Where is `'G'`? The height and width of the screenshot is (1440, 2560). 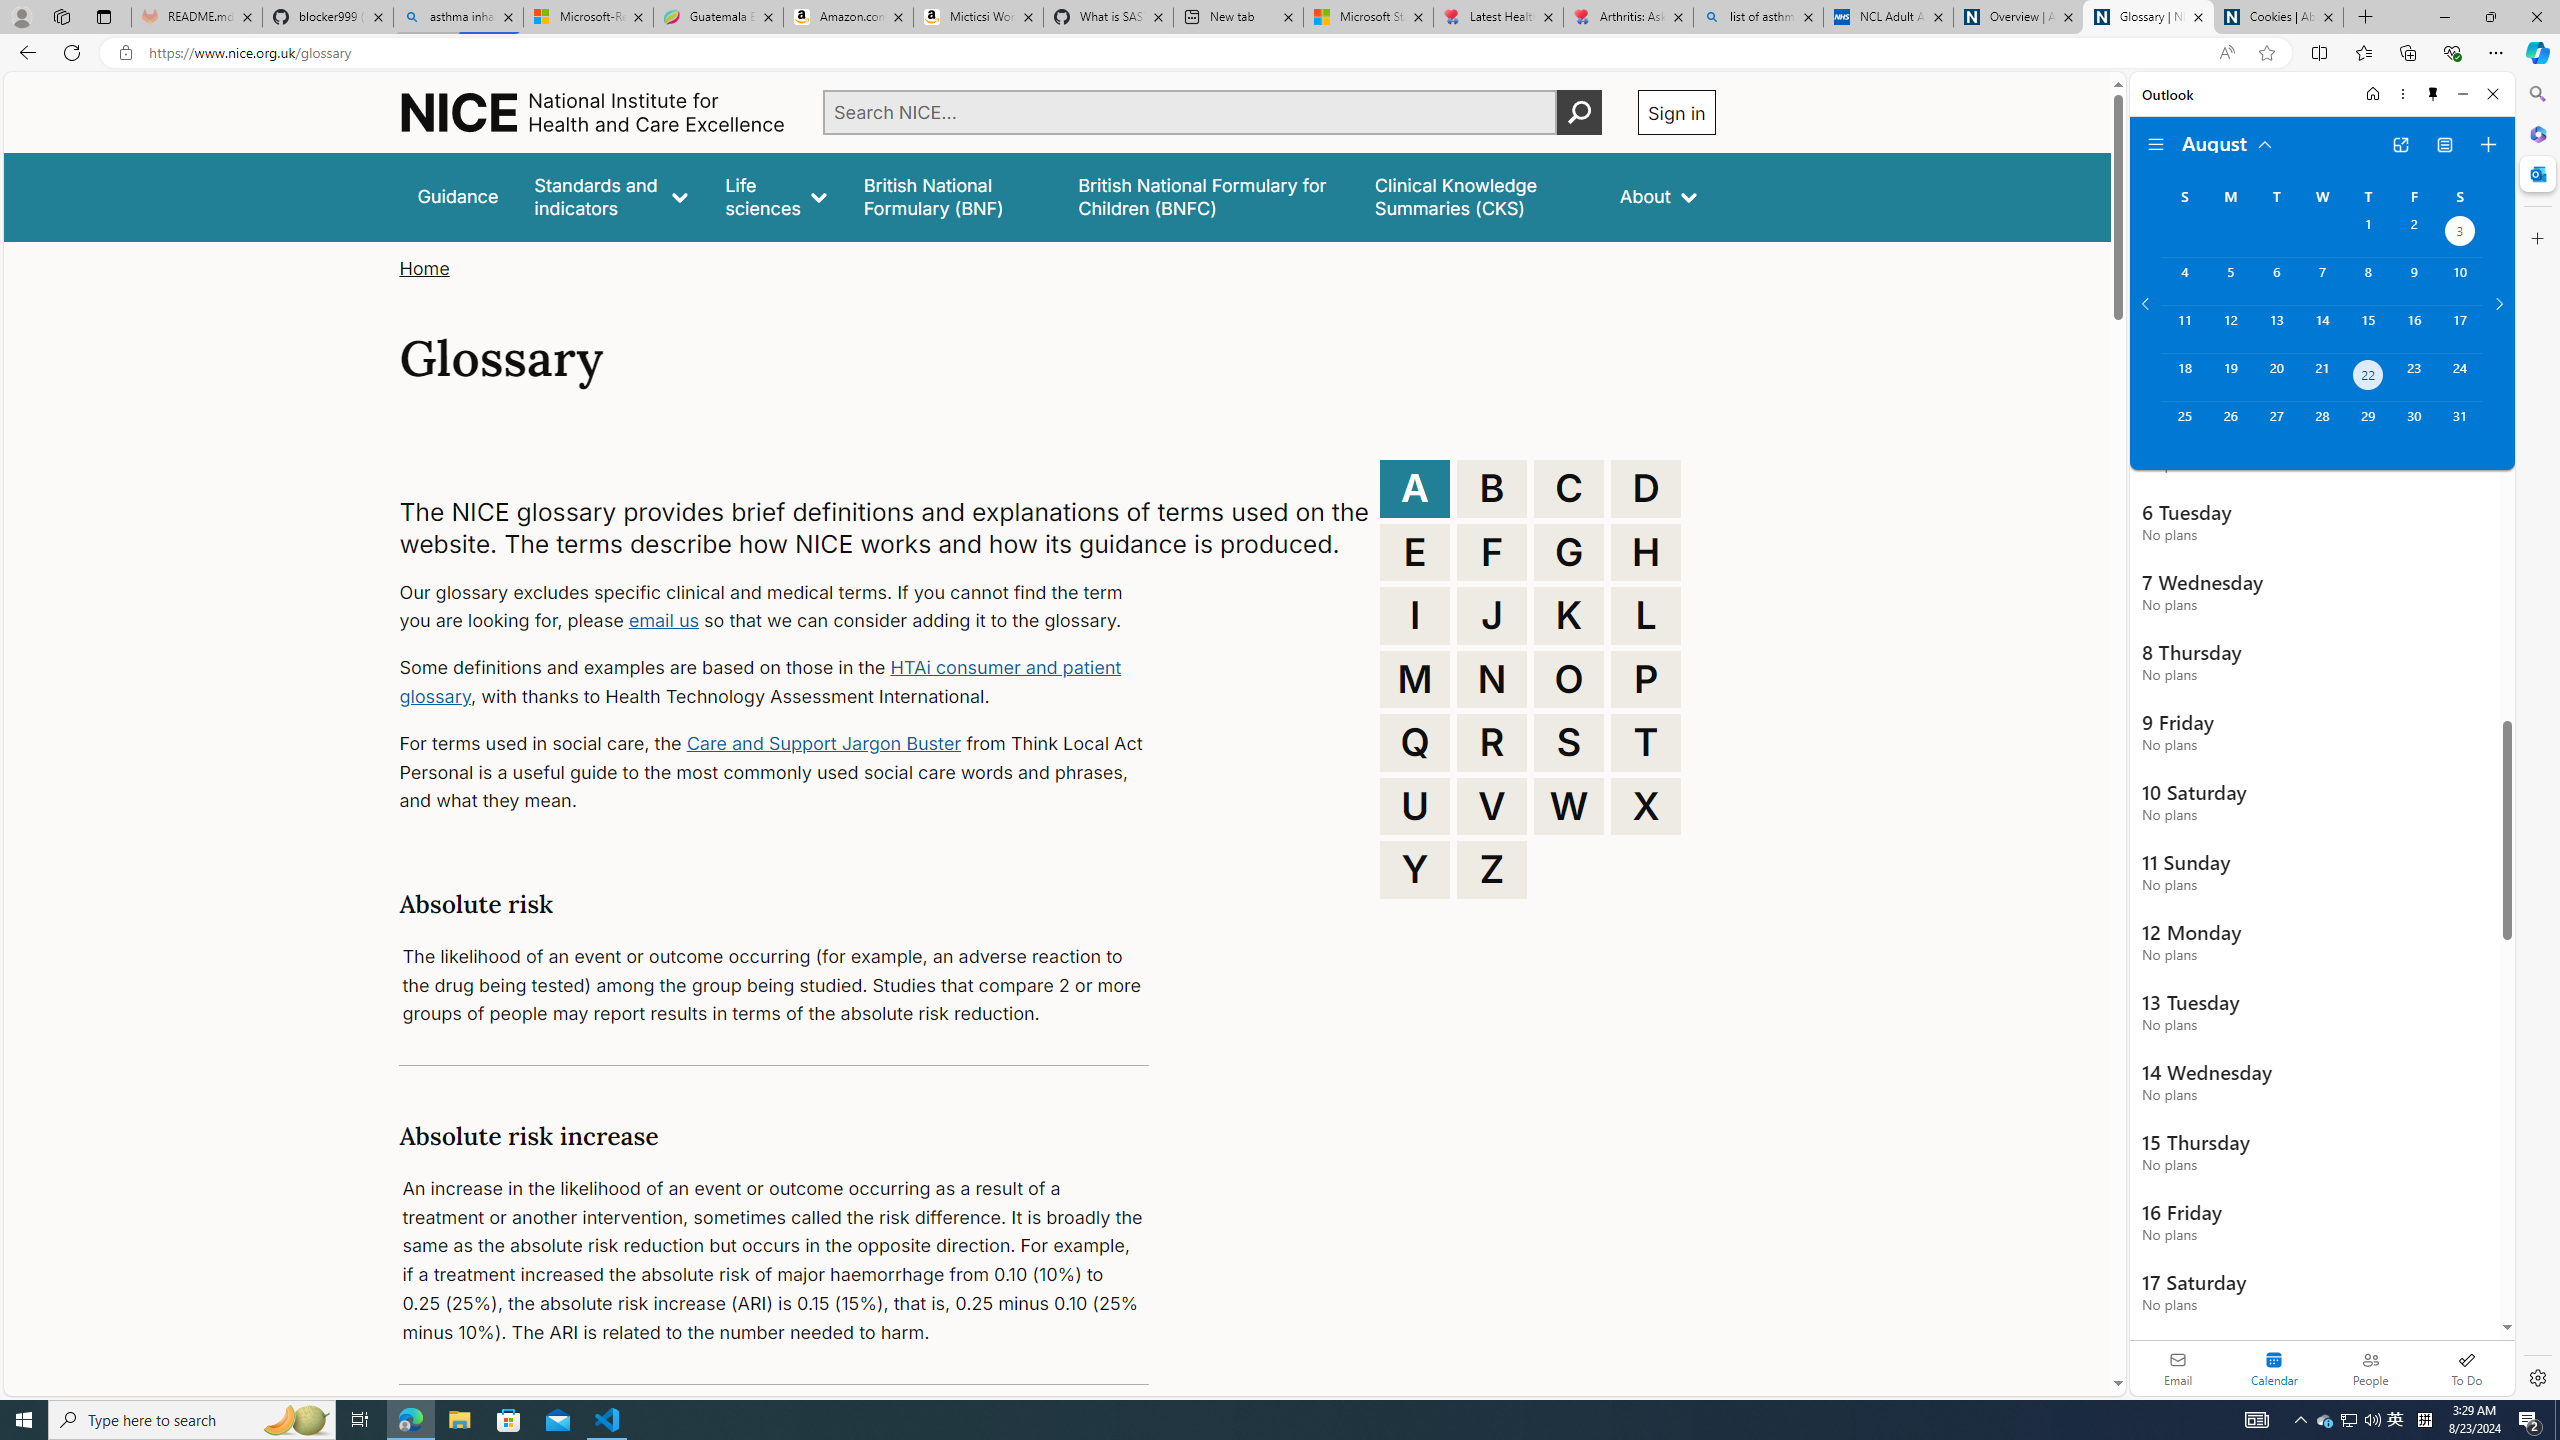 'G' is located at coordinates (1569, 551).